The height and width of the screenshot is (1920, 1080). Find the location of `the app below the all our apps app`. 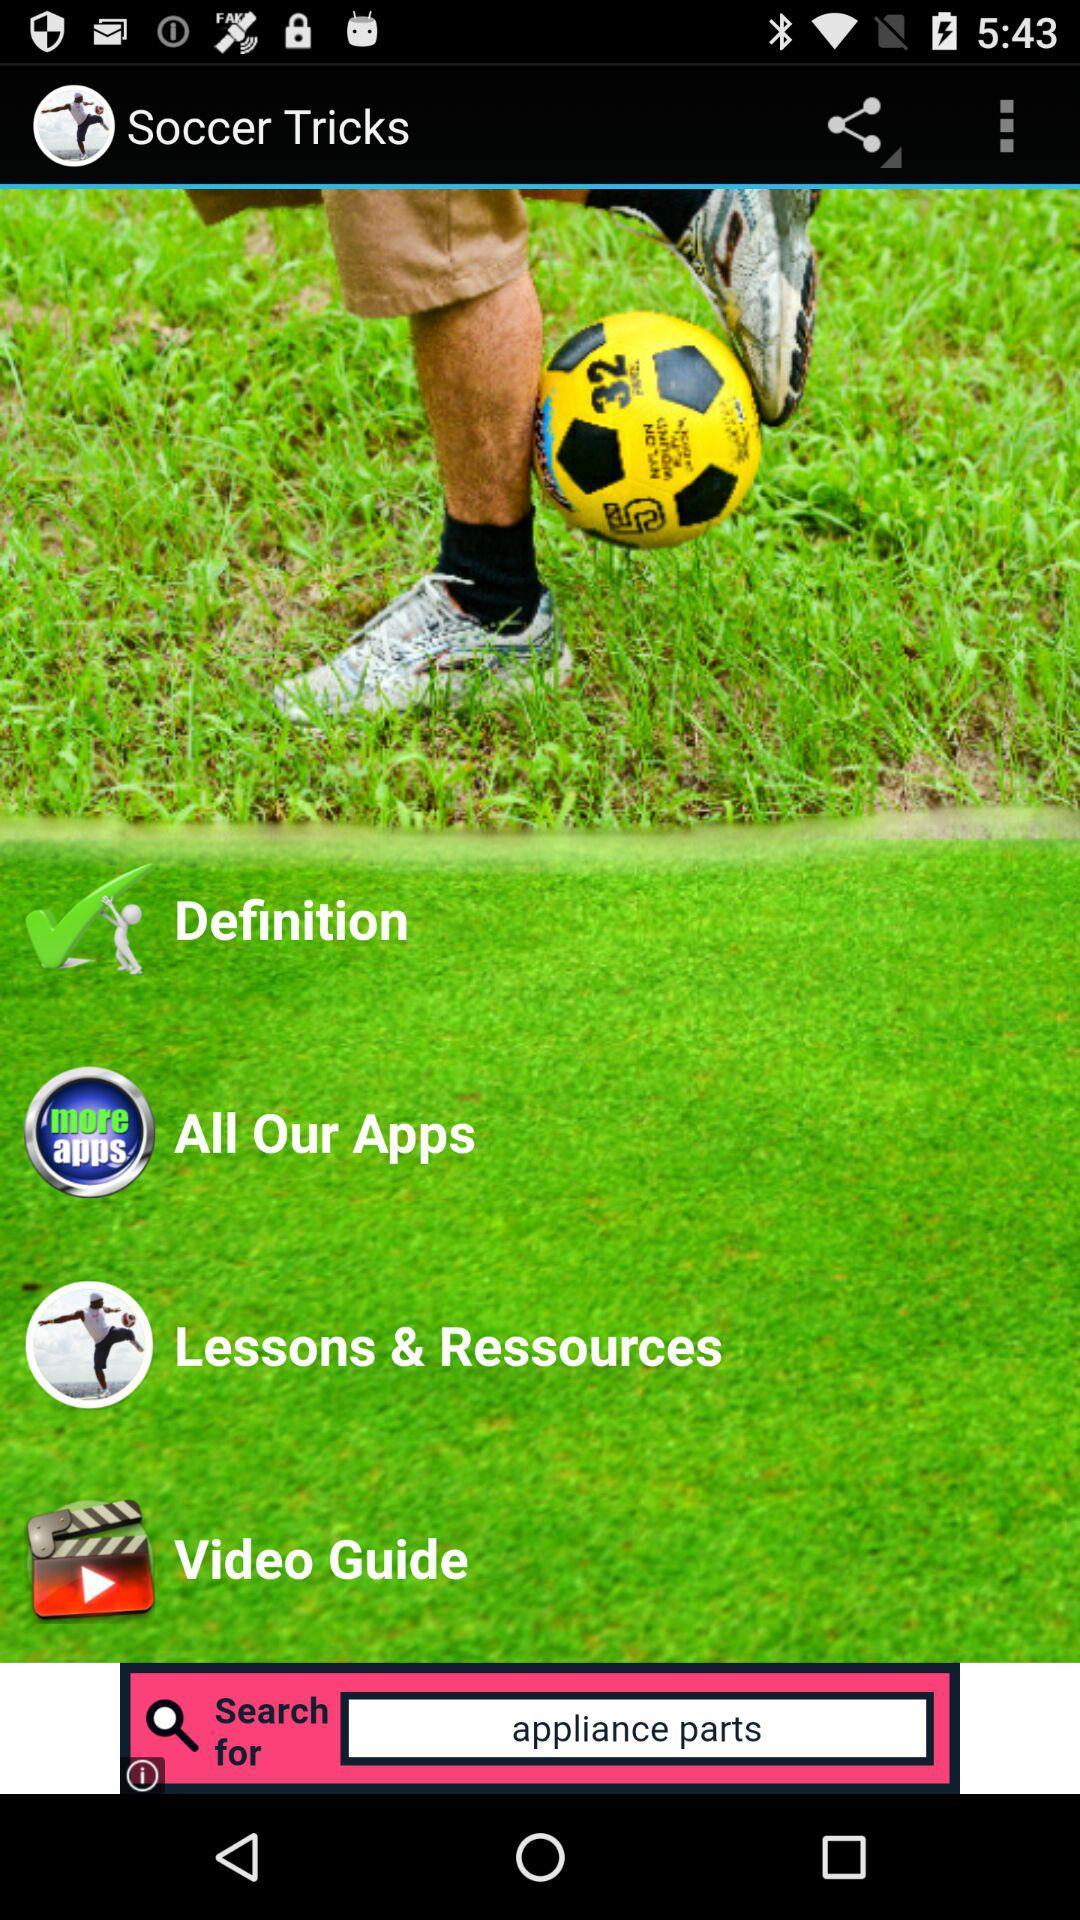

the app below the all our apps app is located at coordinates (613, 1344).